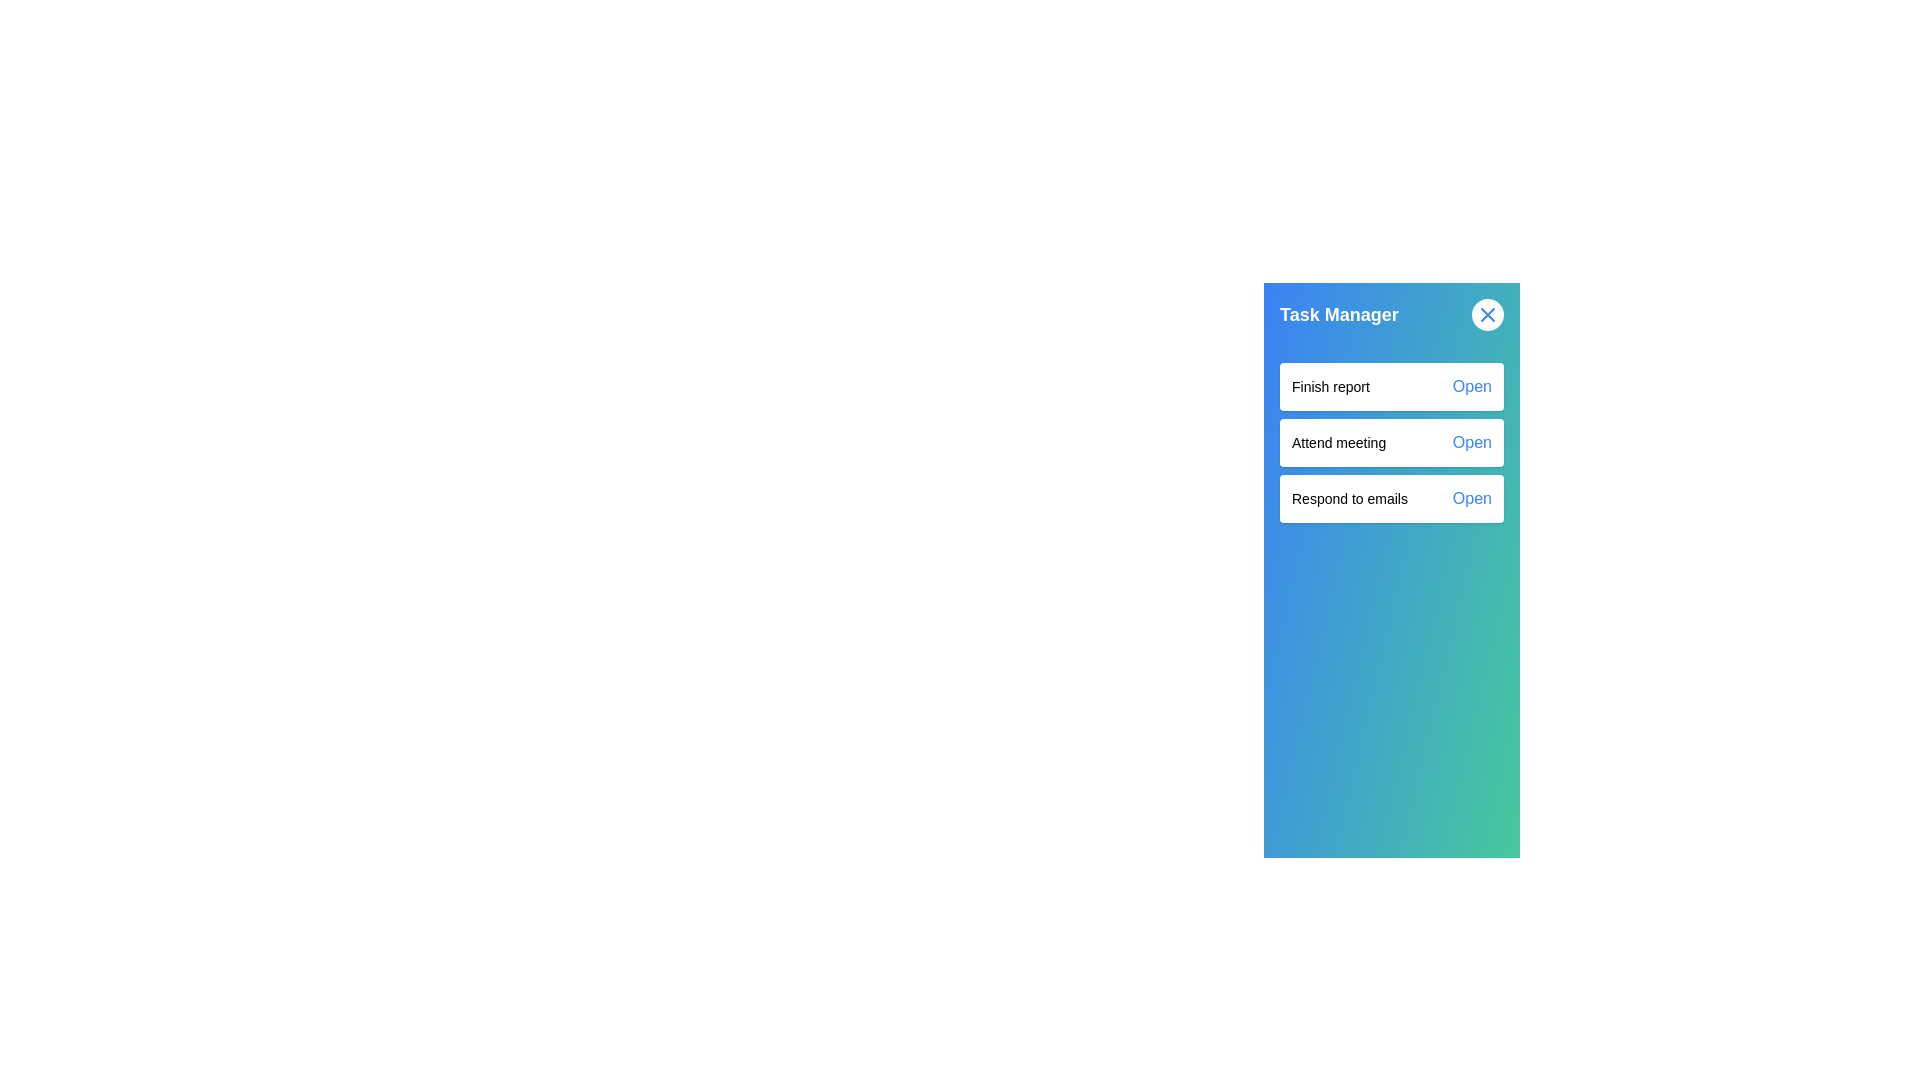 This screenshot has height=1080, width=1920. I want to click on the first text label in the task list panel, which provides a descriptive name to the user, positioned to the left of the 'Open' button, so click(1330, 386).